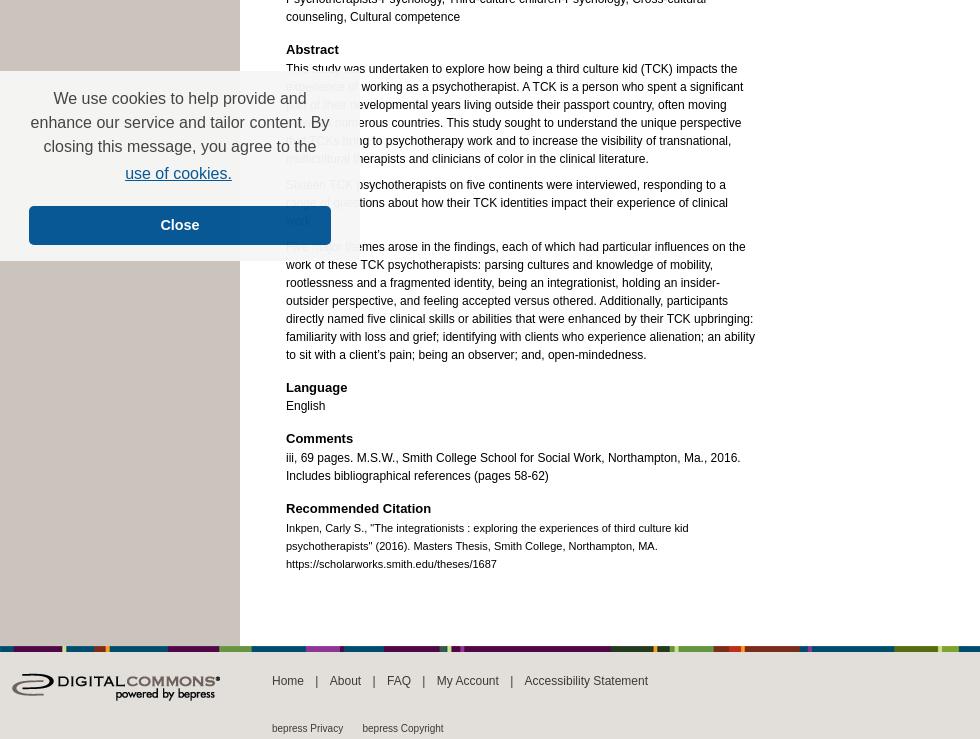 This screenshot has height=739, width=980. I want to click on 'Close', so click(179, 224).